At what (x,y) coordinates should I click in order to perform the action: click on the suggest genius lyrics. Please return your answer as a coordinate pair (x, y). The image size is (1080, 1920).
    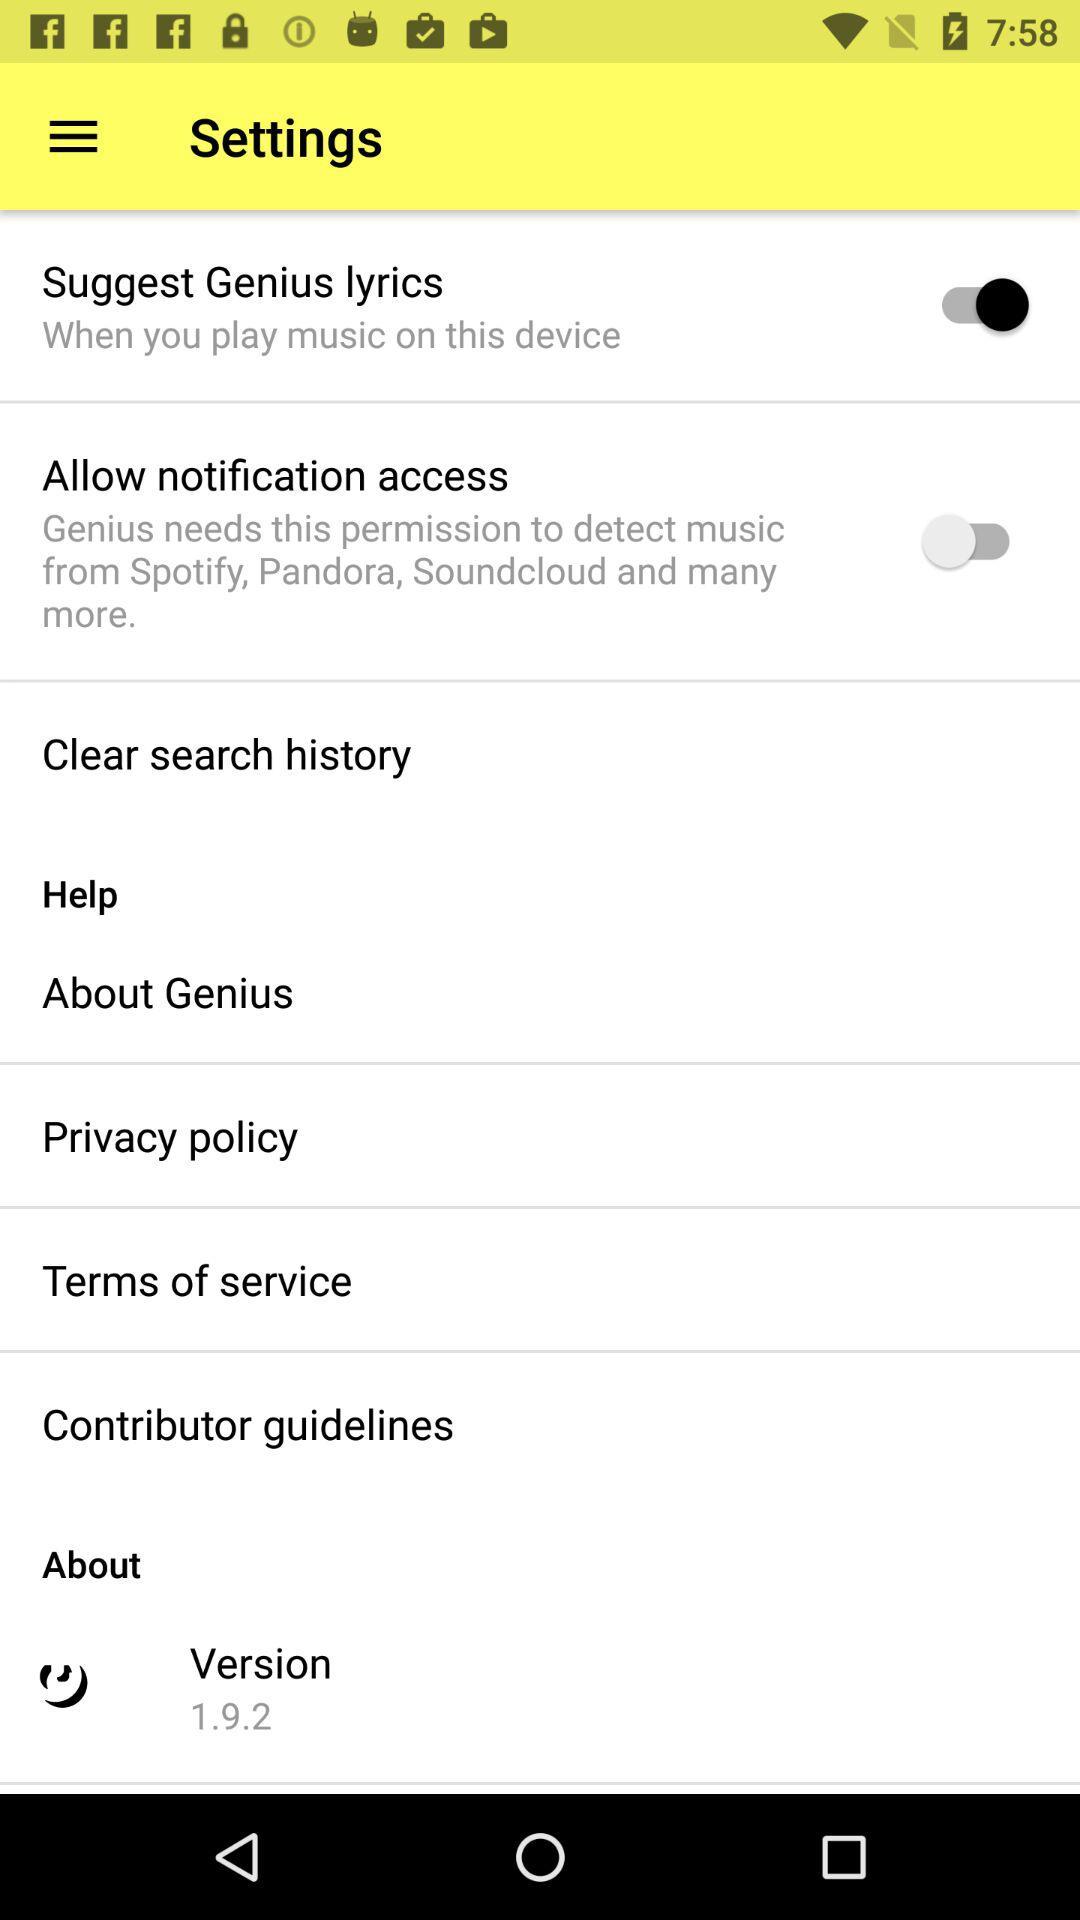
    Looking at the image, I should click on (242, 279).